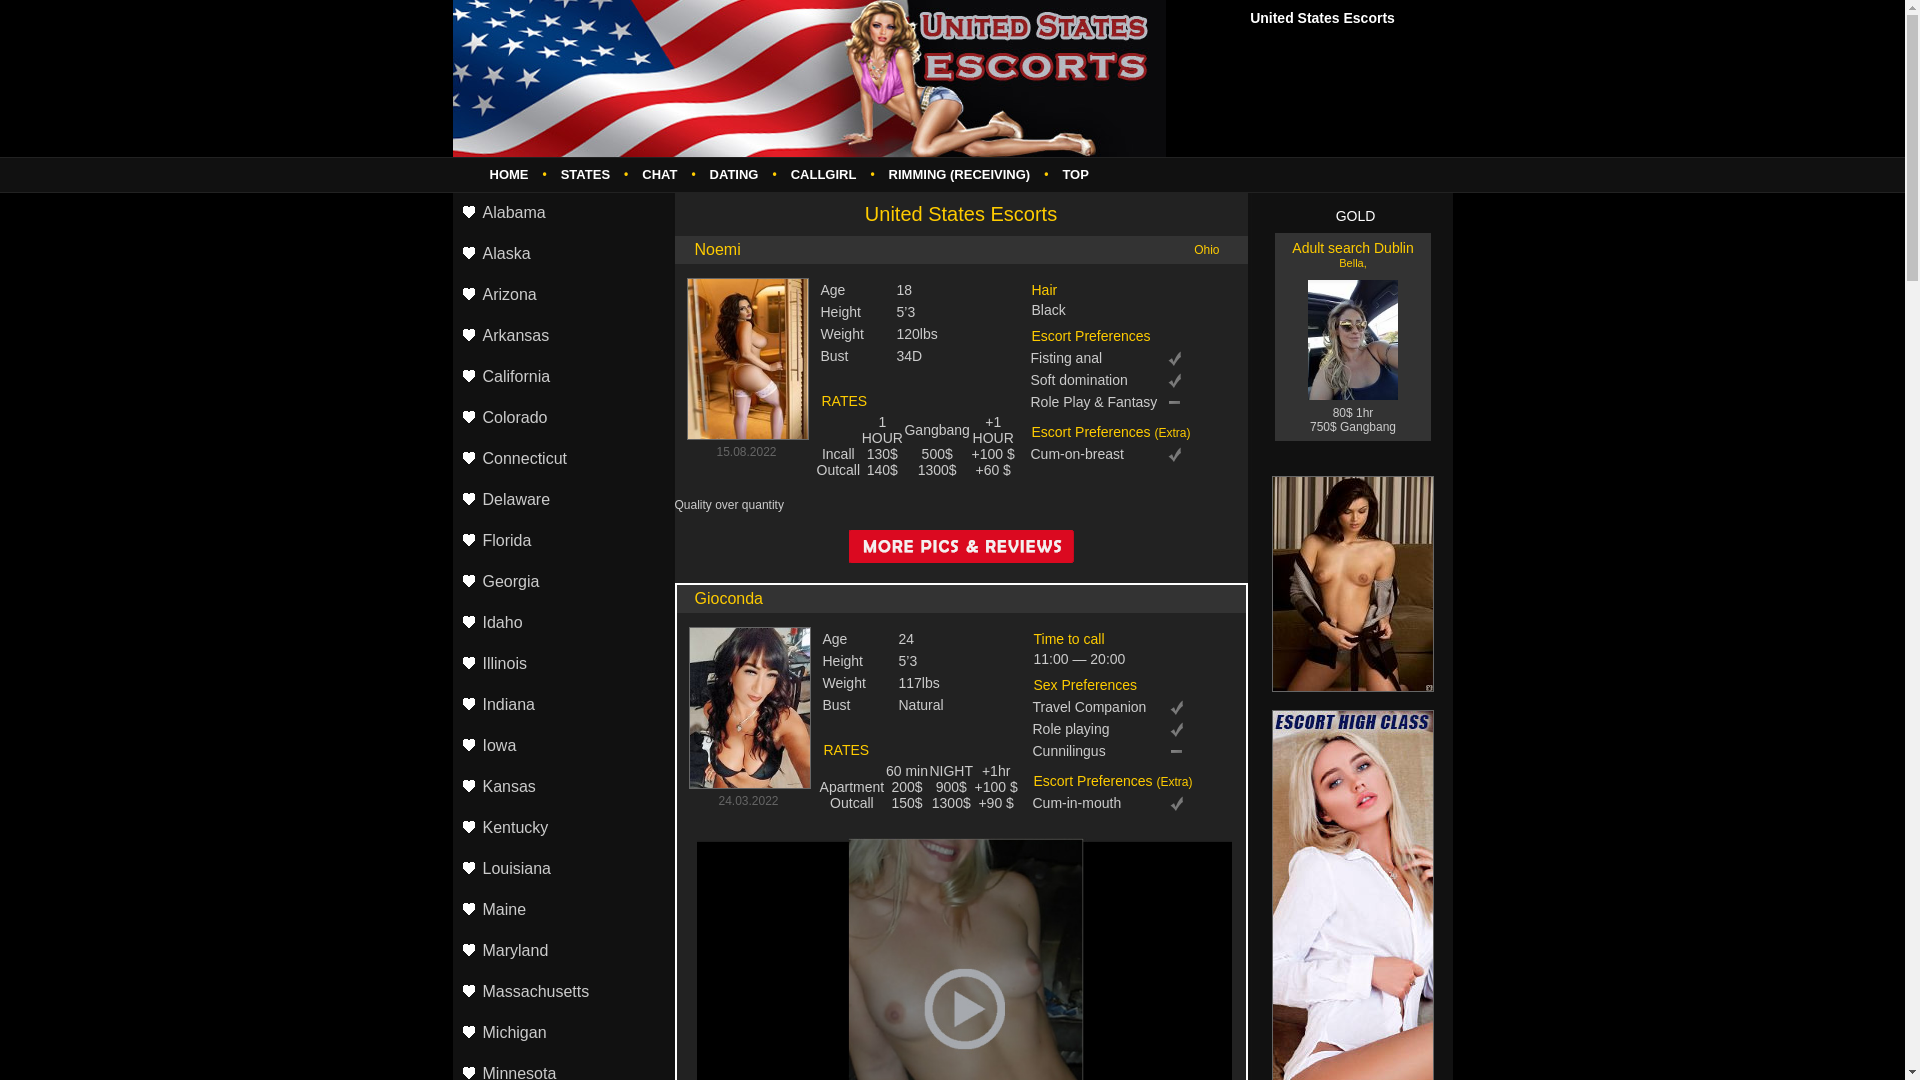 The width and height of the screenshot is (1920, 1080). What do you see at coordinates (560, 377) in the screenshot?
I see `'California'` at bounding box center [560, 377].